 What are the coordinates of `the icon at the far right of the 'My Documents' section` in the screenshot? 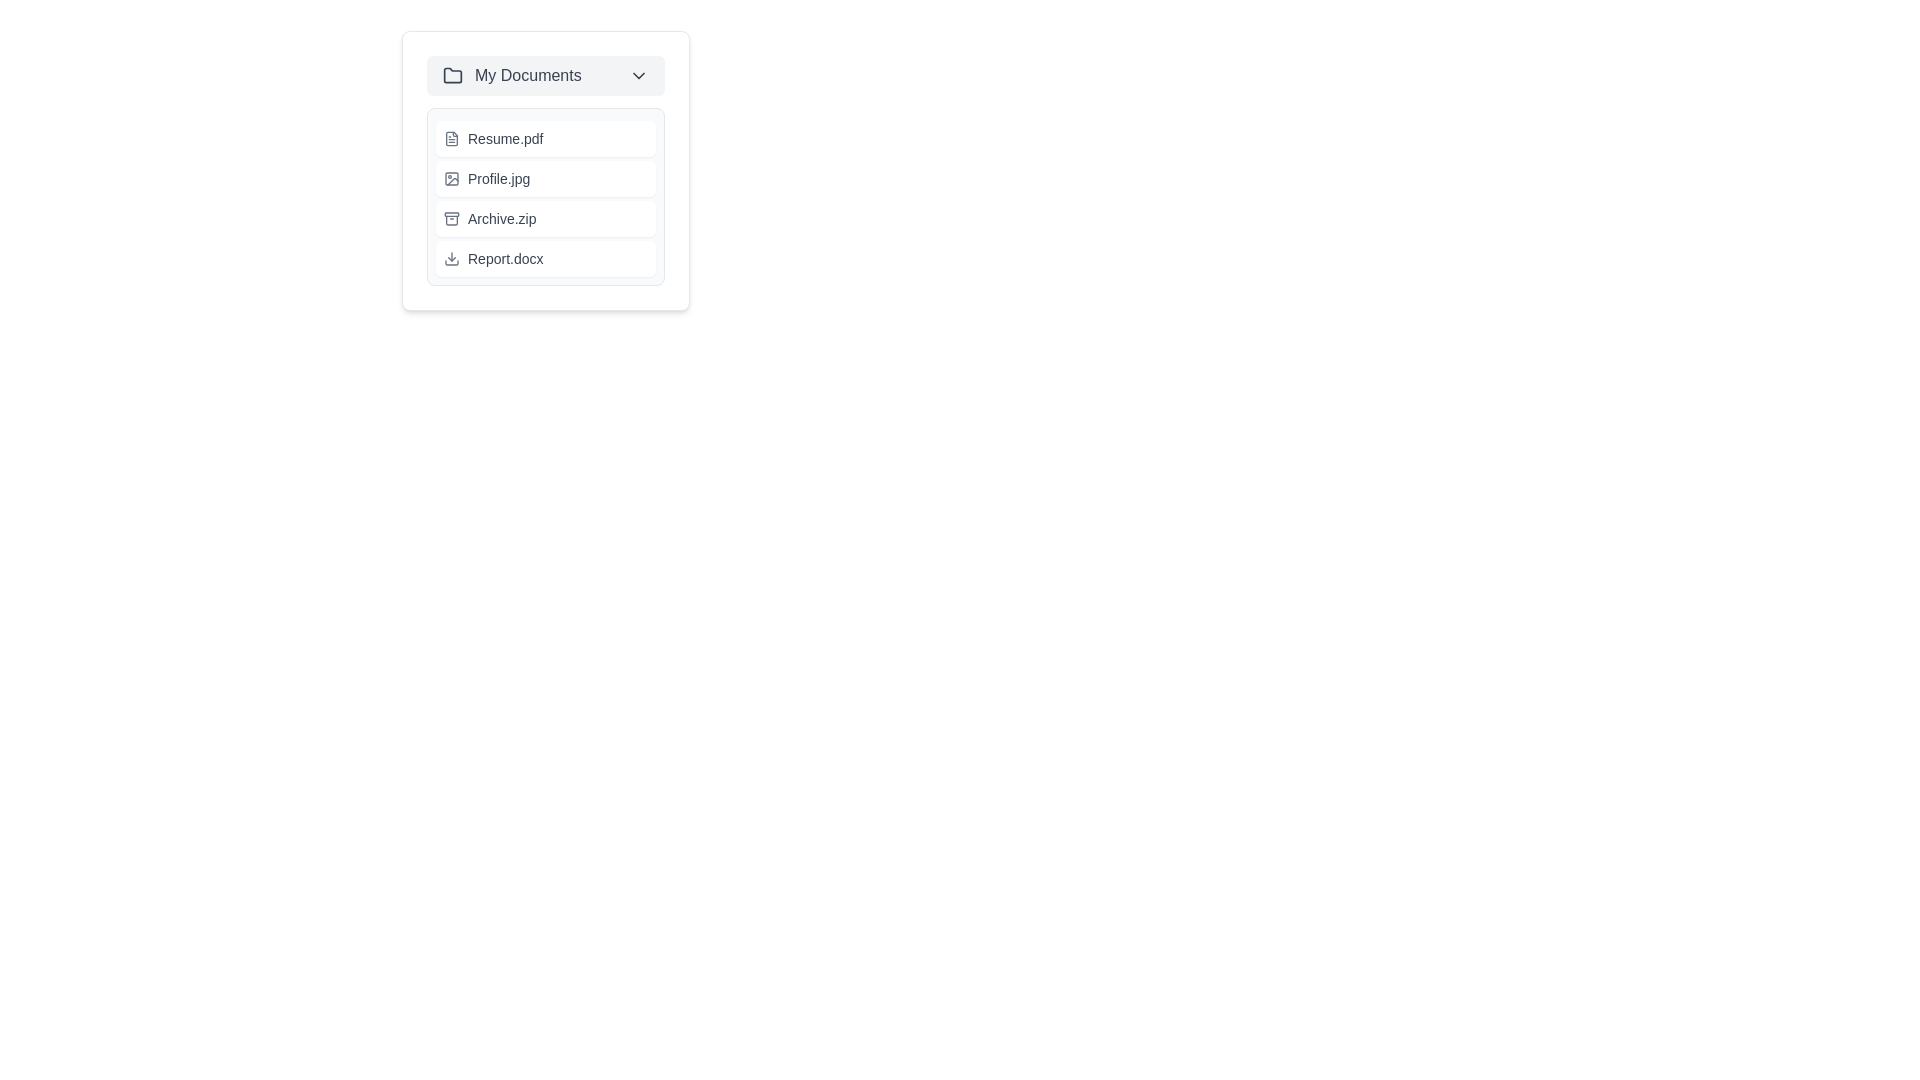 It's located at (637, 75).